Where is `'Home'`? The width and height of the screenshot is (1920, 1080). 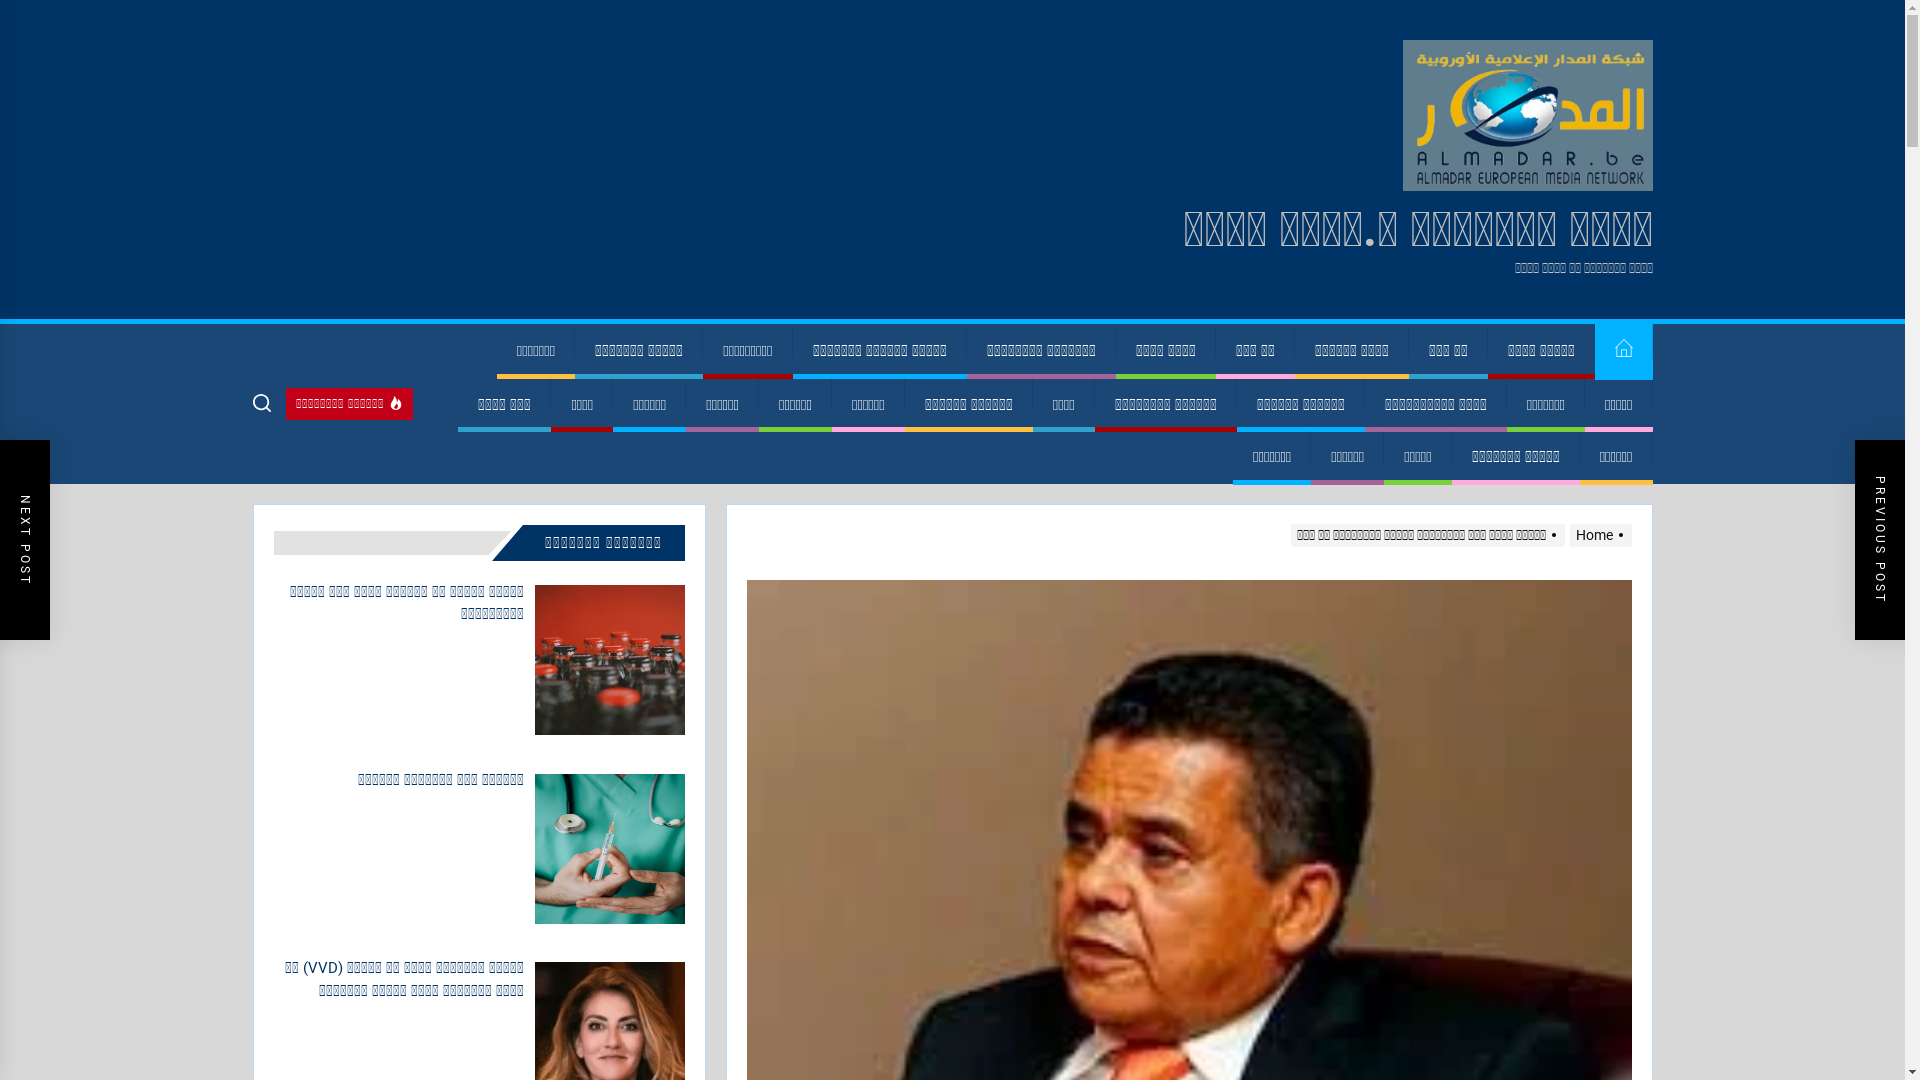 'Home' is located at coordinates (1622, 350).